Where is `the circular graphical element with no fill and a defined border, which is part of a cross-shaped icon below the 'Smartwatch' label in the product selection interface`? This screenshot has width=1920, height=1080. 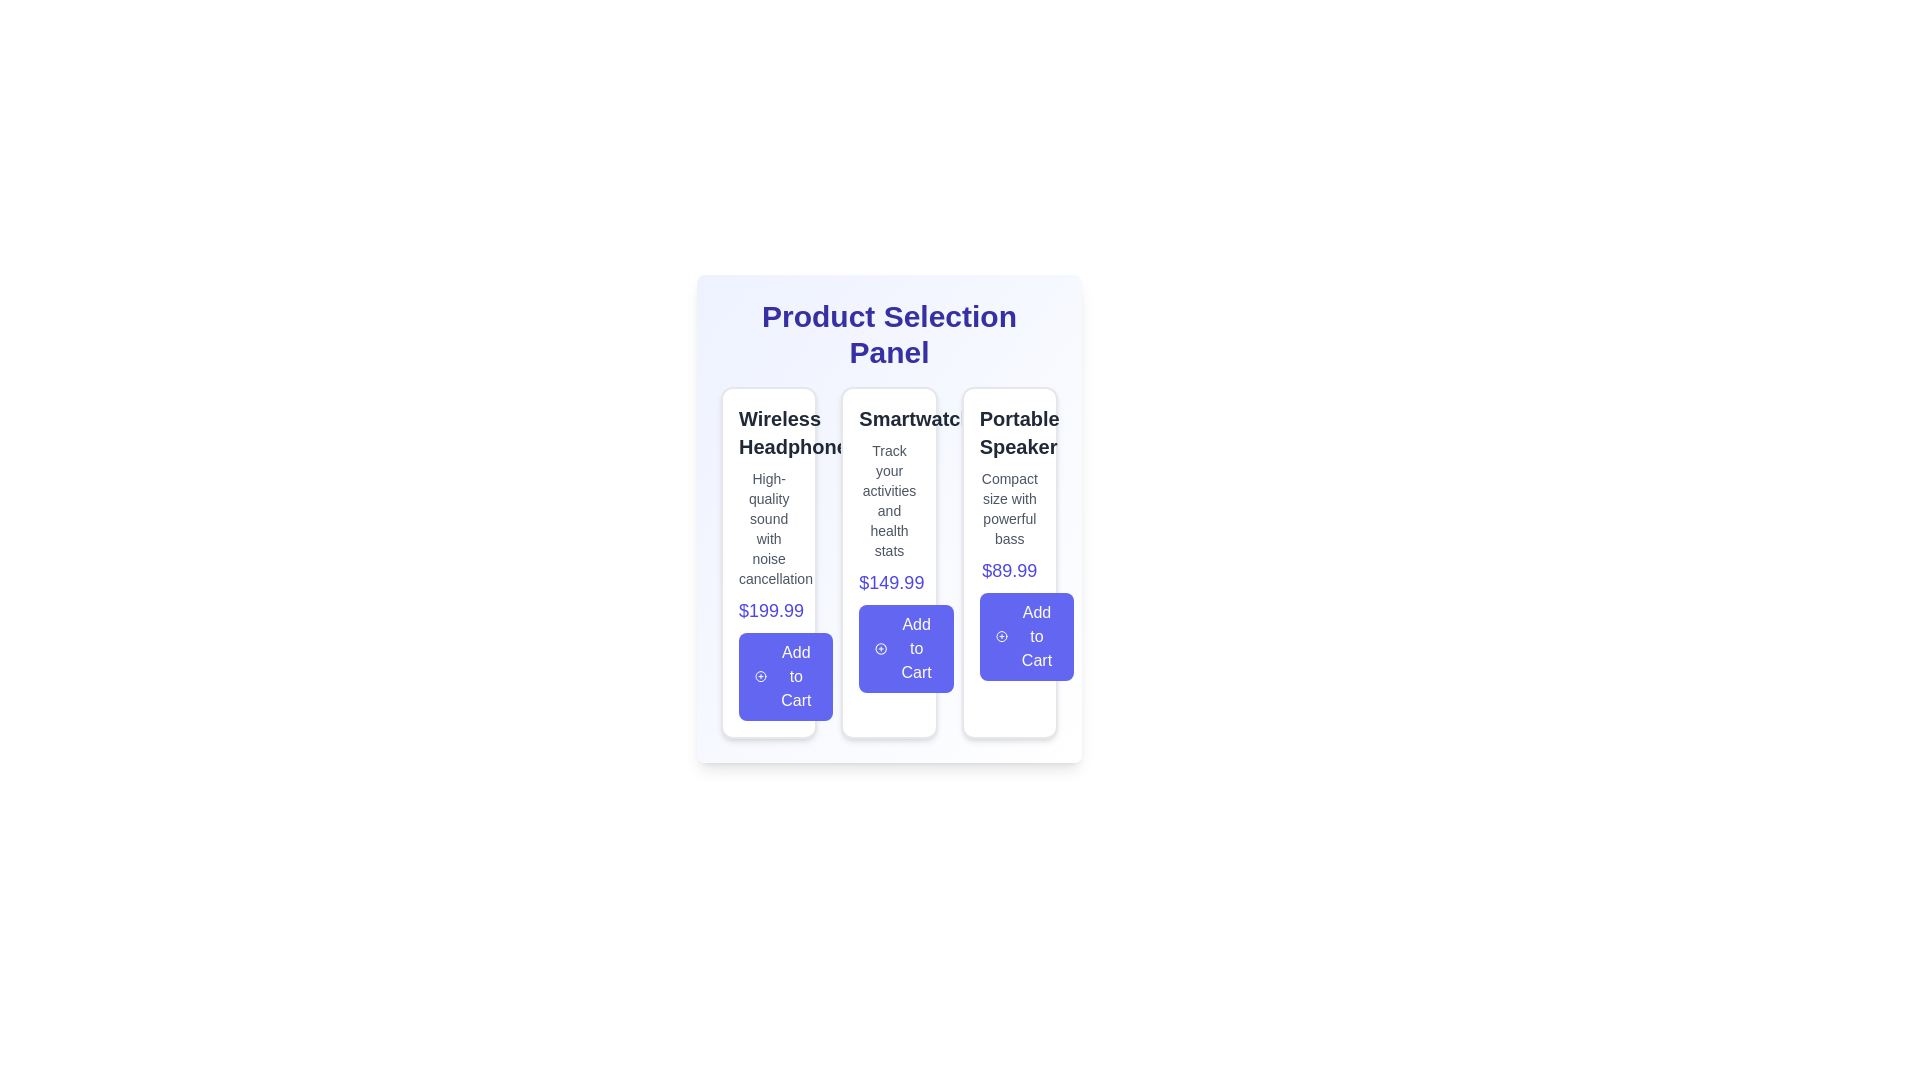
the circular graphical element with no fill and a defined border, which is part of a cross-shaped icon below the 'Smartwatch' label in the product selection interface is located at coordinates (880, 648).